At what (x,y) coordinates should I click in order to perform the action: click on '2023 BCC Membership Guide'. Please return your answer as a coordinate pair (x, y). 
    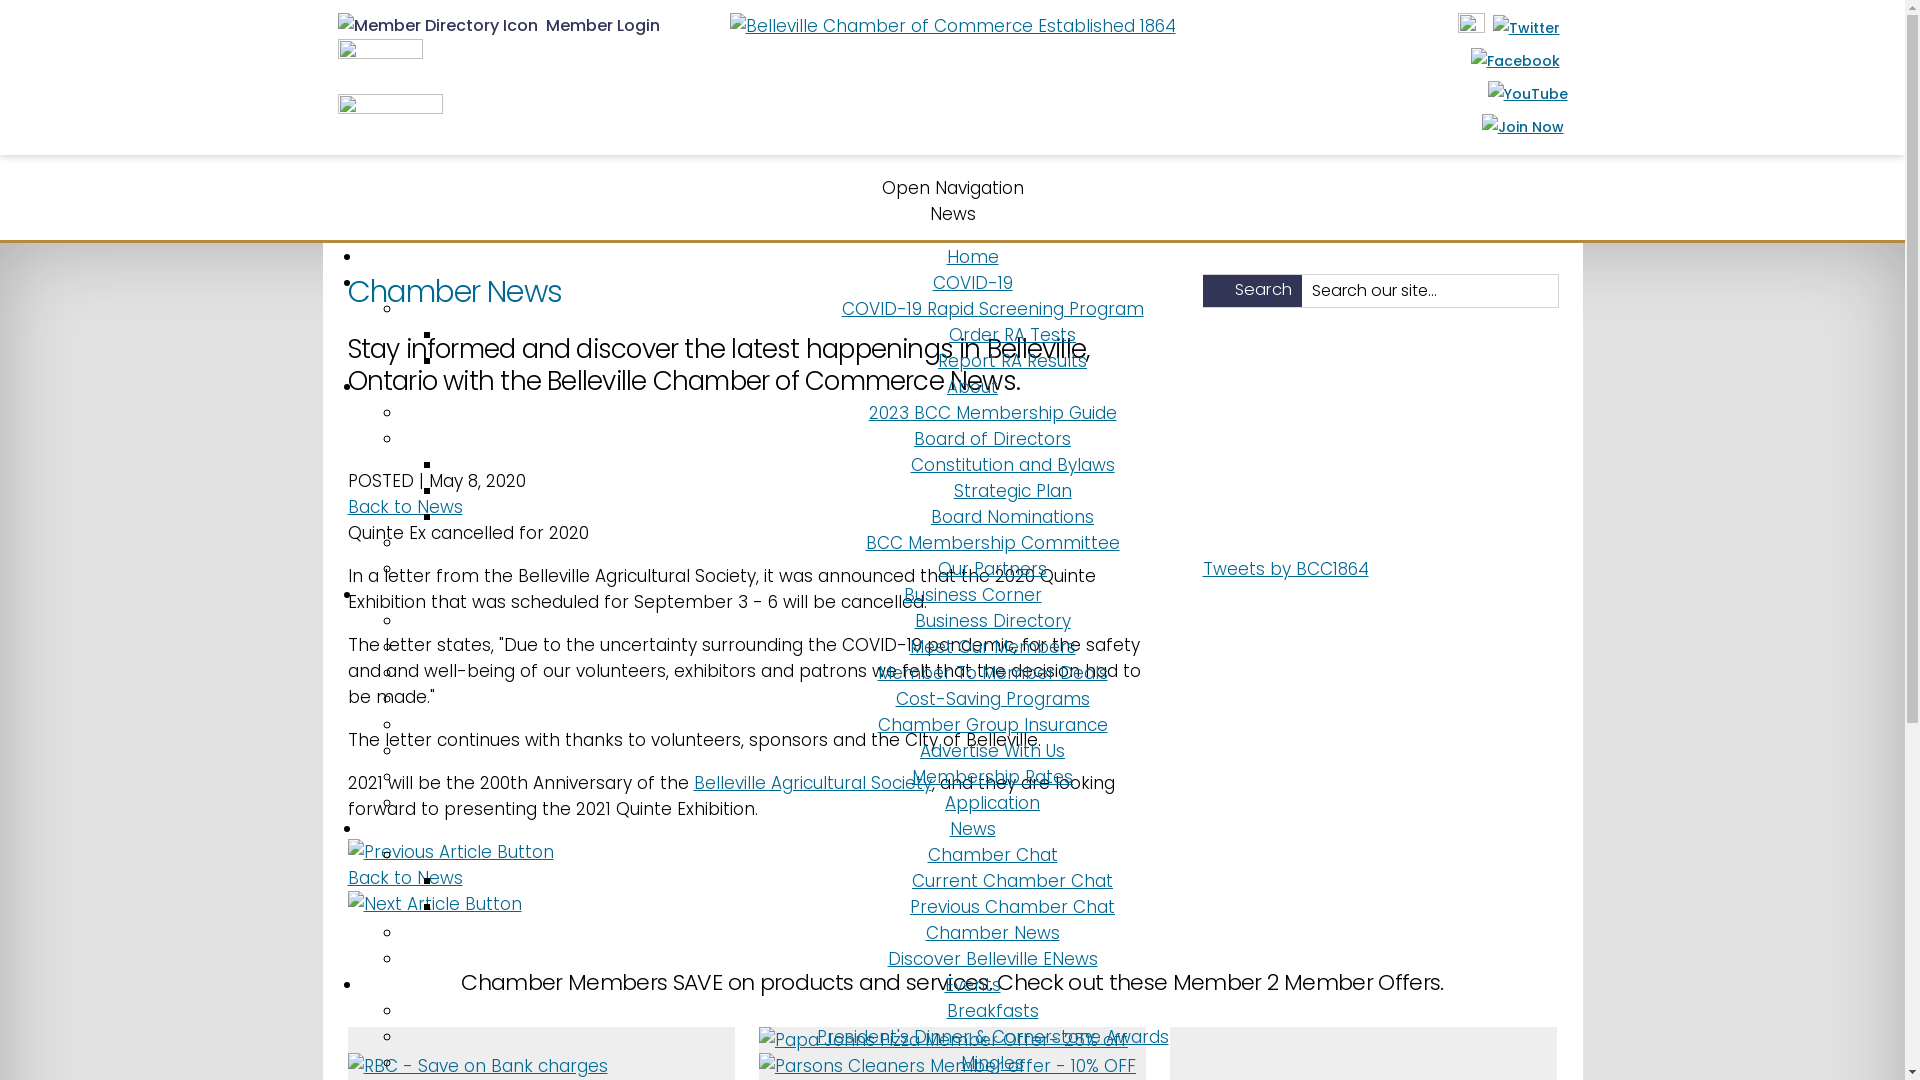
    Looking at the image, I should click on (992, 411).